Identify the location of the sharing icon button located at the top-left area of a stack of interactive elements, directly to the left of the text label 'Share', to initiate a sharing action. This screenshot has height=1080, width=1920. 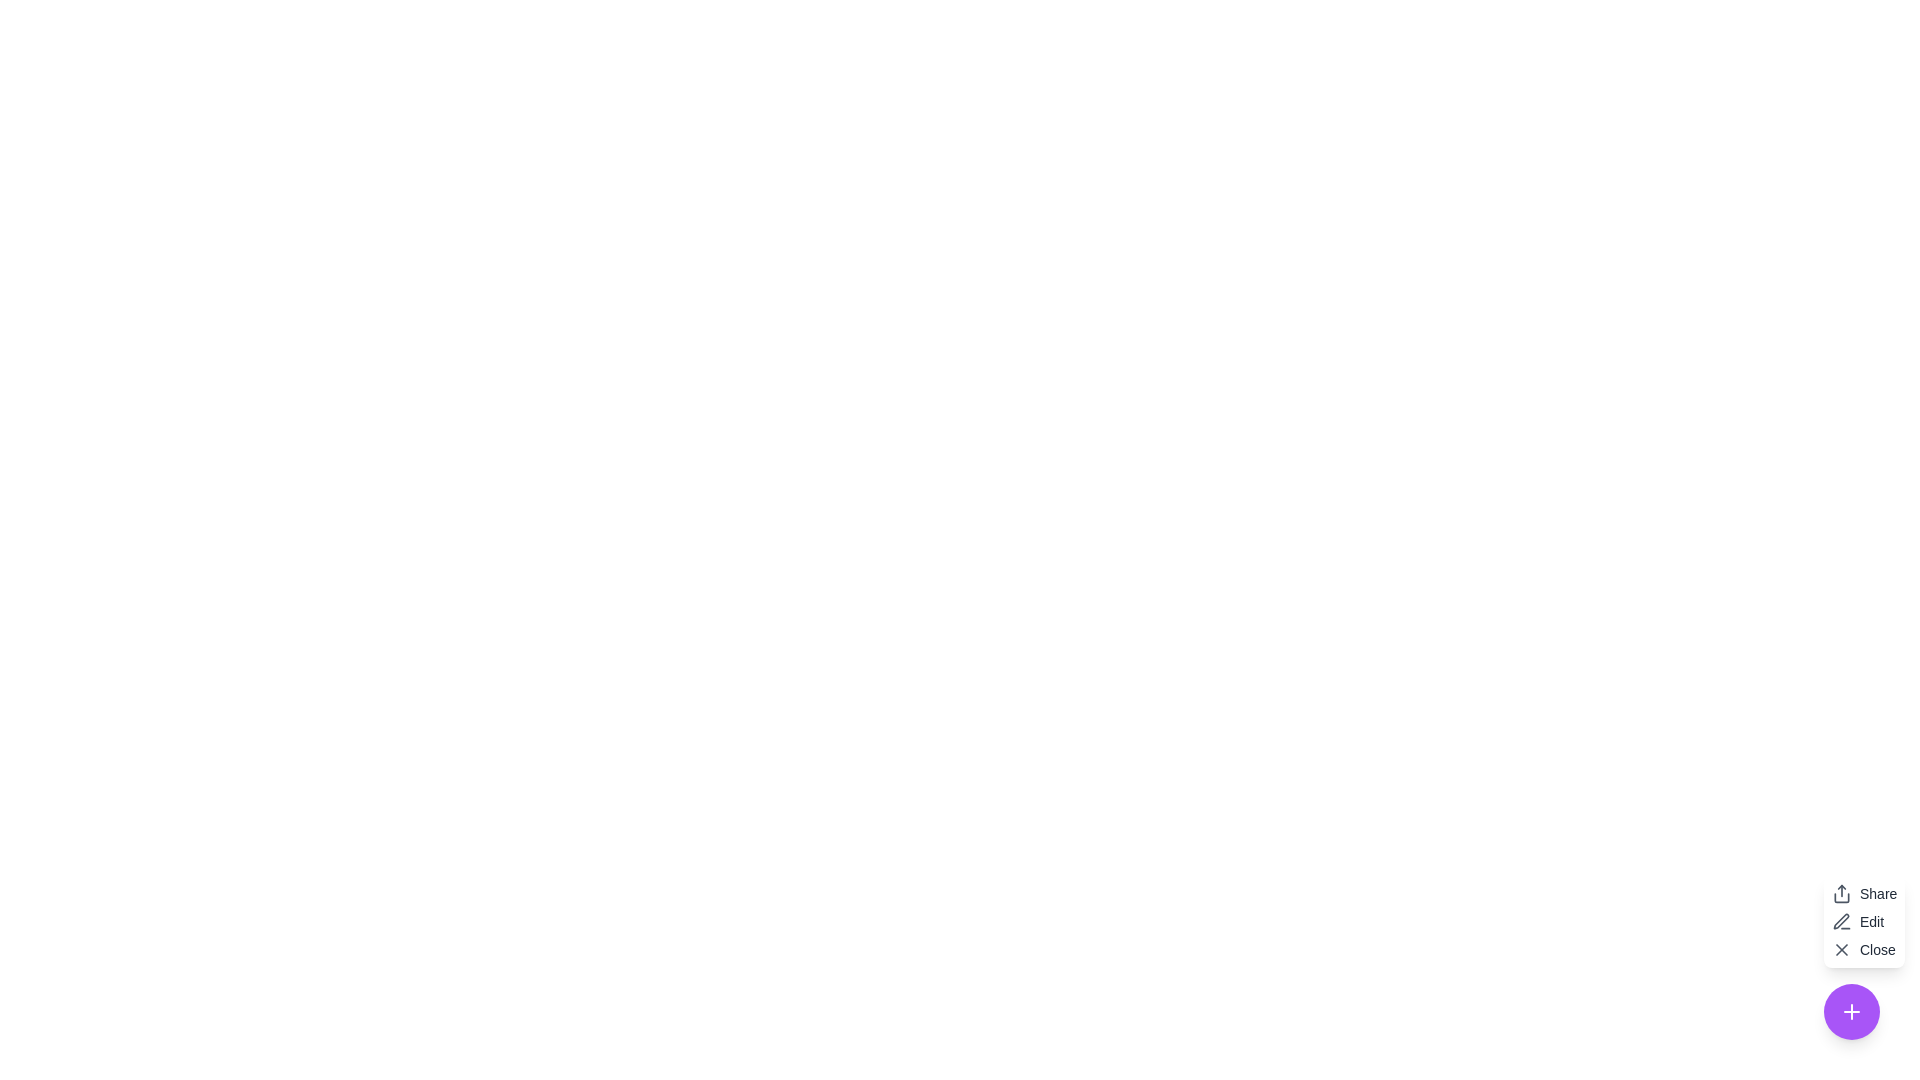
(1841, 893).